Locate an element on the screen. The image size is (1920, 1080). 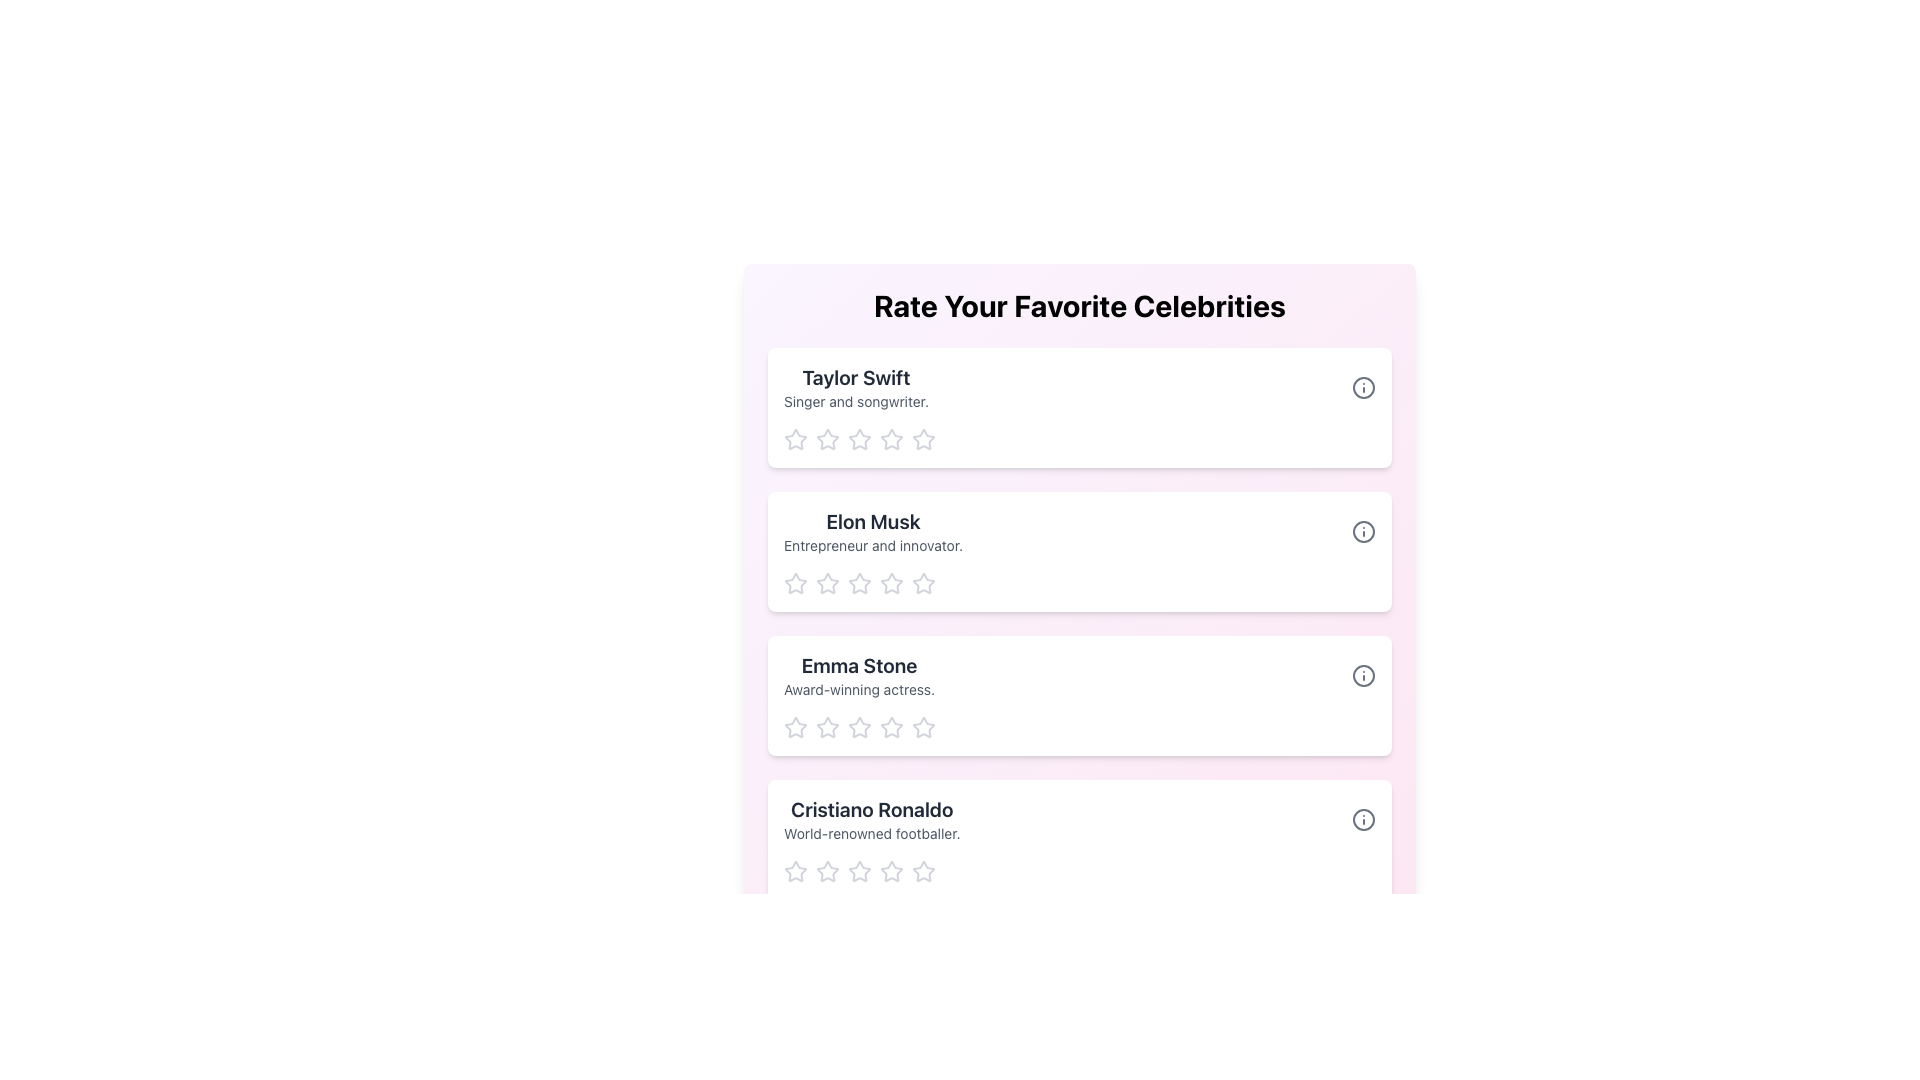
the first star in the horizontal sequence of rating stars for 'Cristiano Ronaldo' is located at coordinates (795, 870).